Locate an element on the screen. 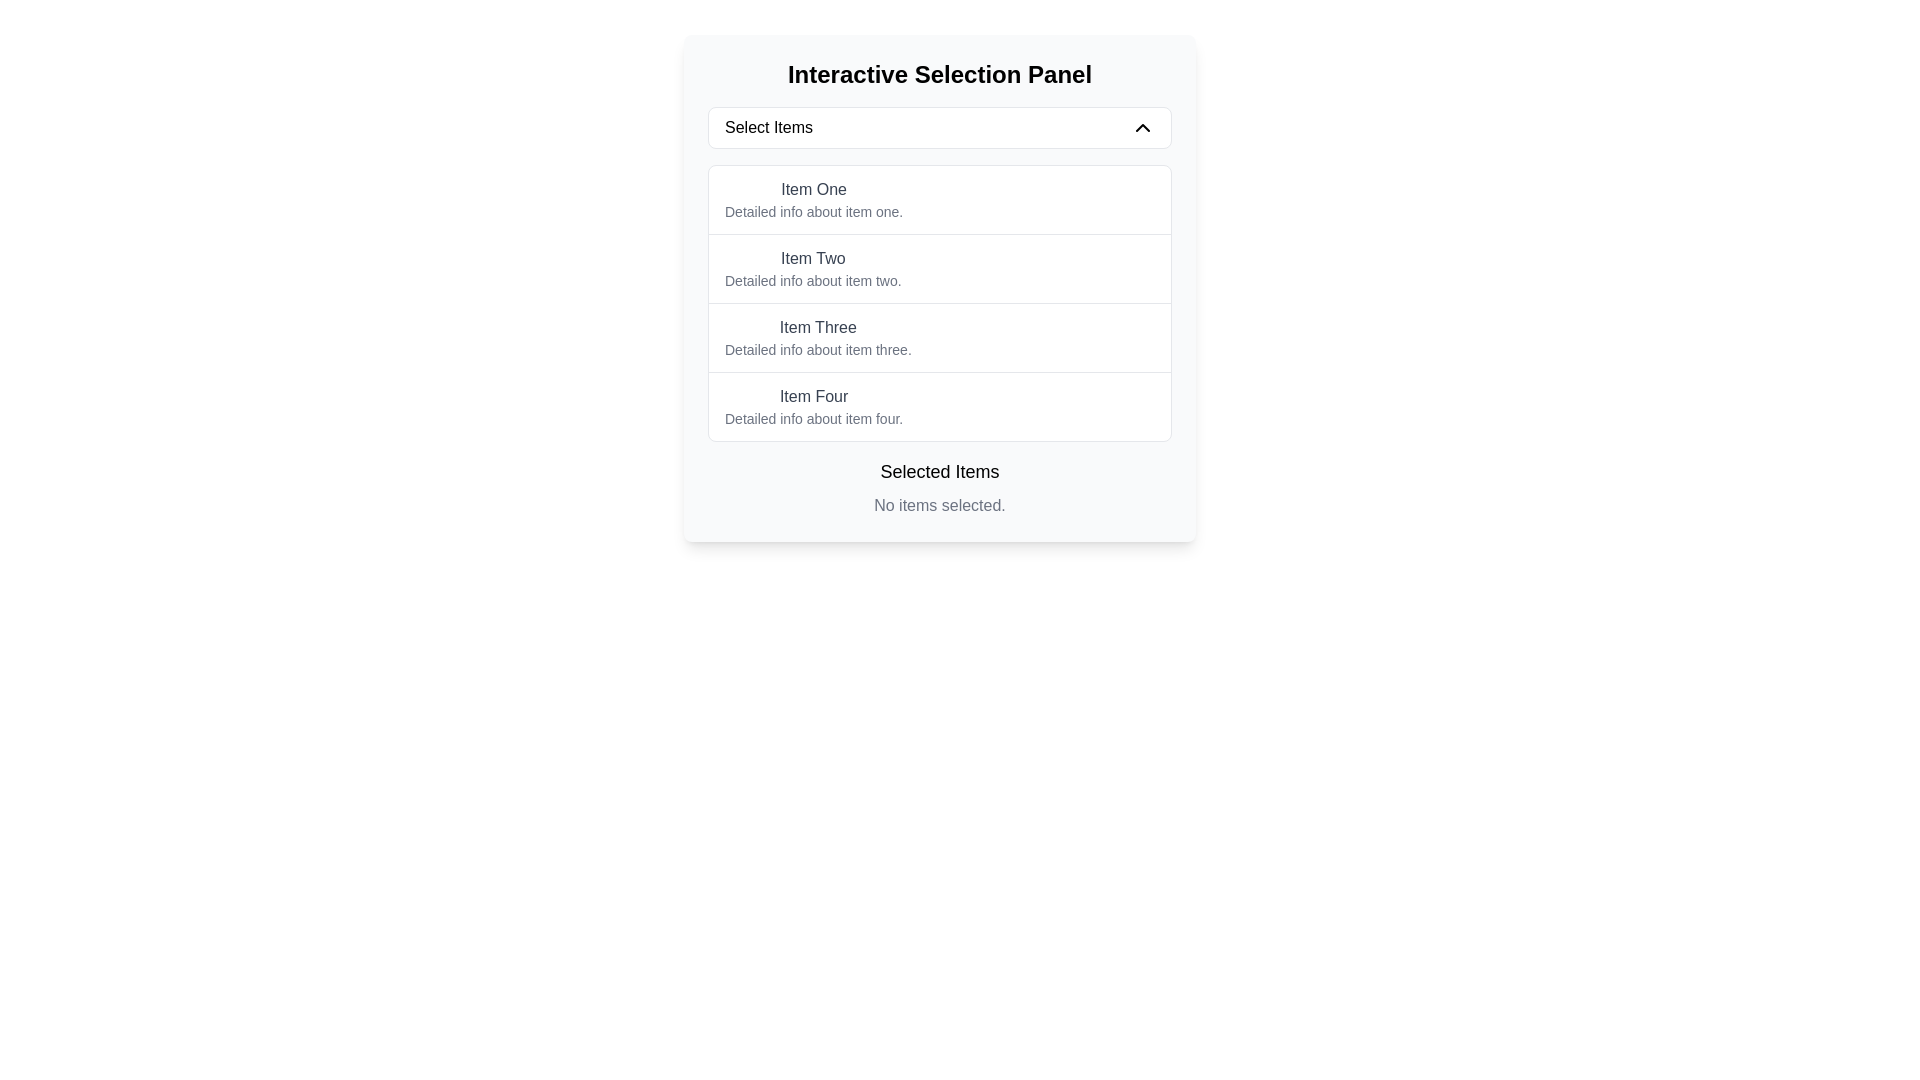 Image resolution: width=1920 pixels, height=1080 pixels. the dropdown menu located below the 'Interactive Selection Panel' title to make a selection is located at coordinates (939, 127).